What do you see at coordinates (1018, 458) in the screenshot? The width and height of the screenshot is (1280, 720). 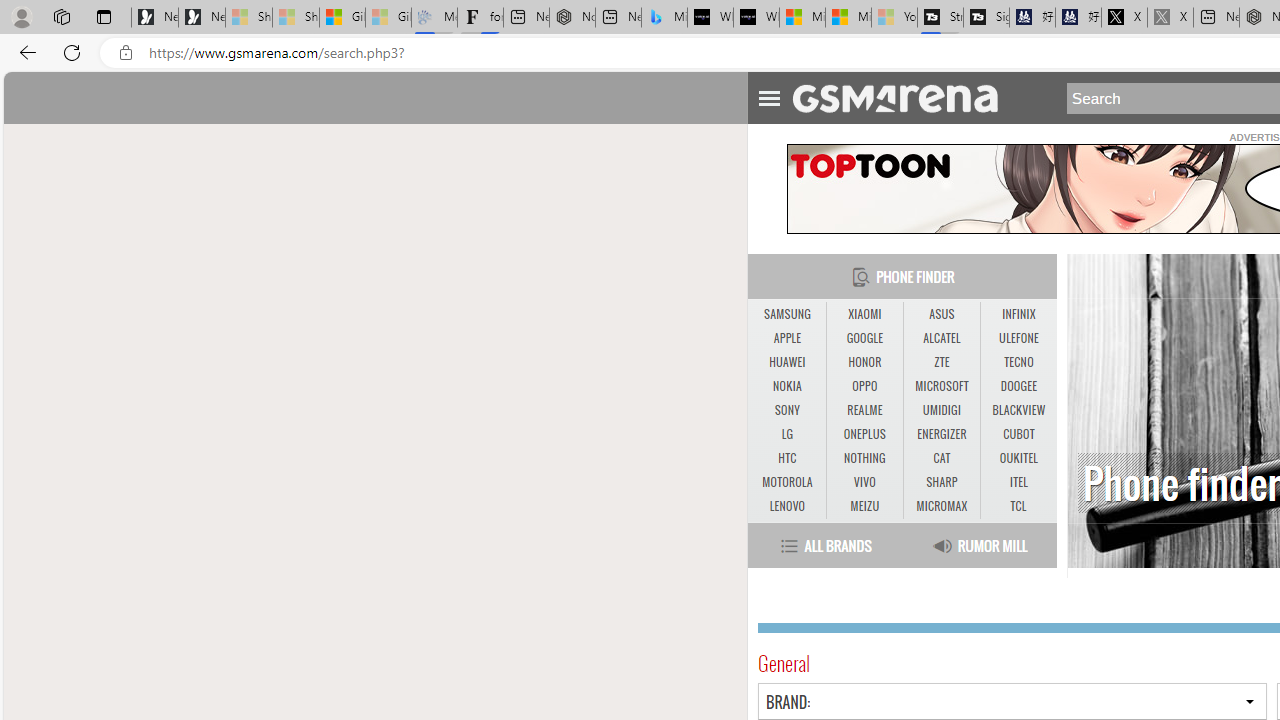 I see `'OUKITEL'` at bounding box center [1018, 458].